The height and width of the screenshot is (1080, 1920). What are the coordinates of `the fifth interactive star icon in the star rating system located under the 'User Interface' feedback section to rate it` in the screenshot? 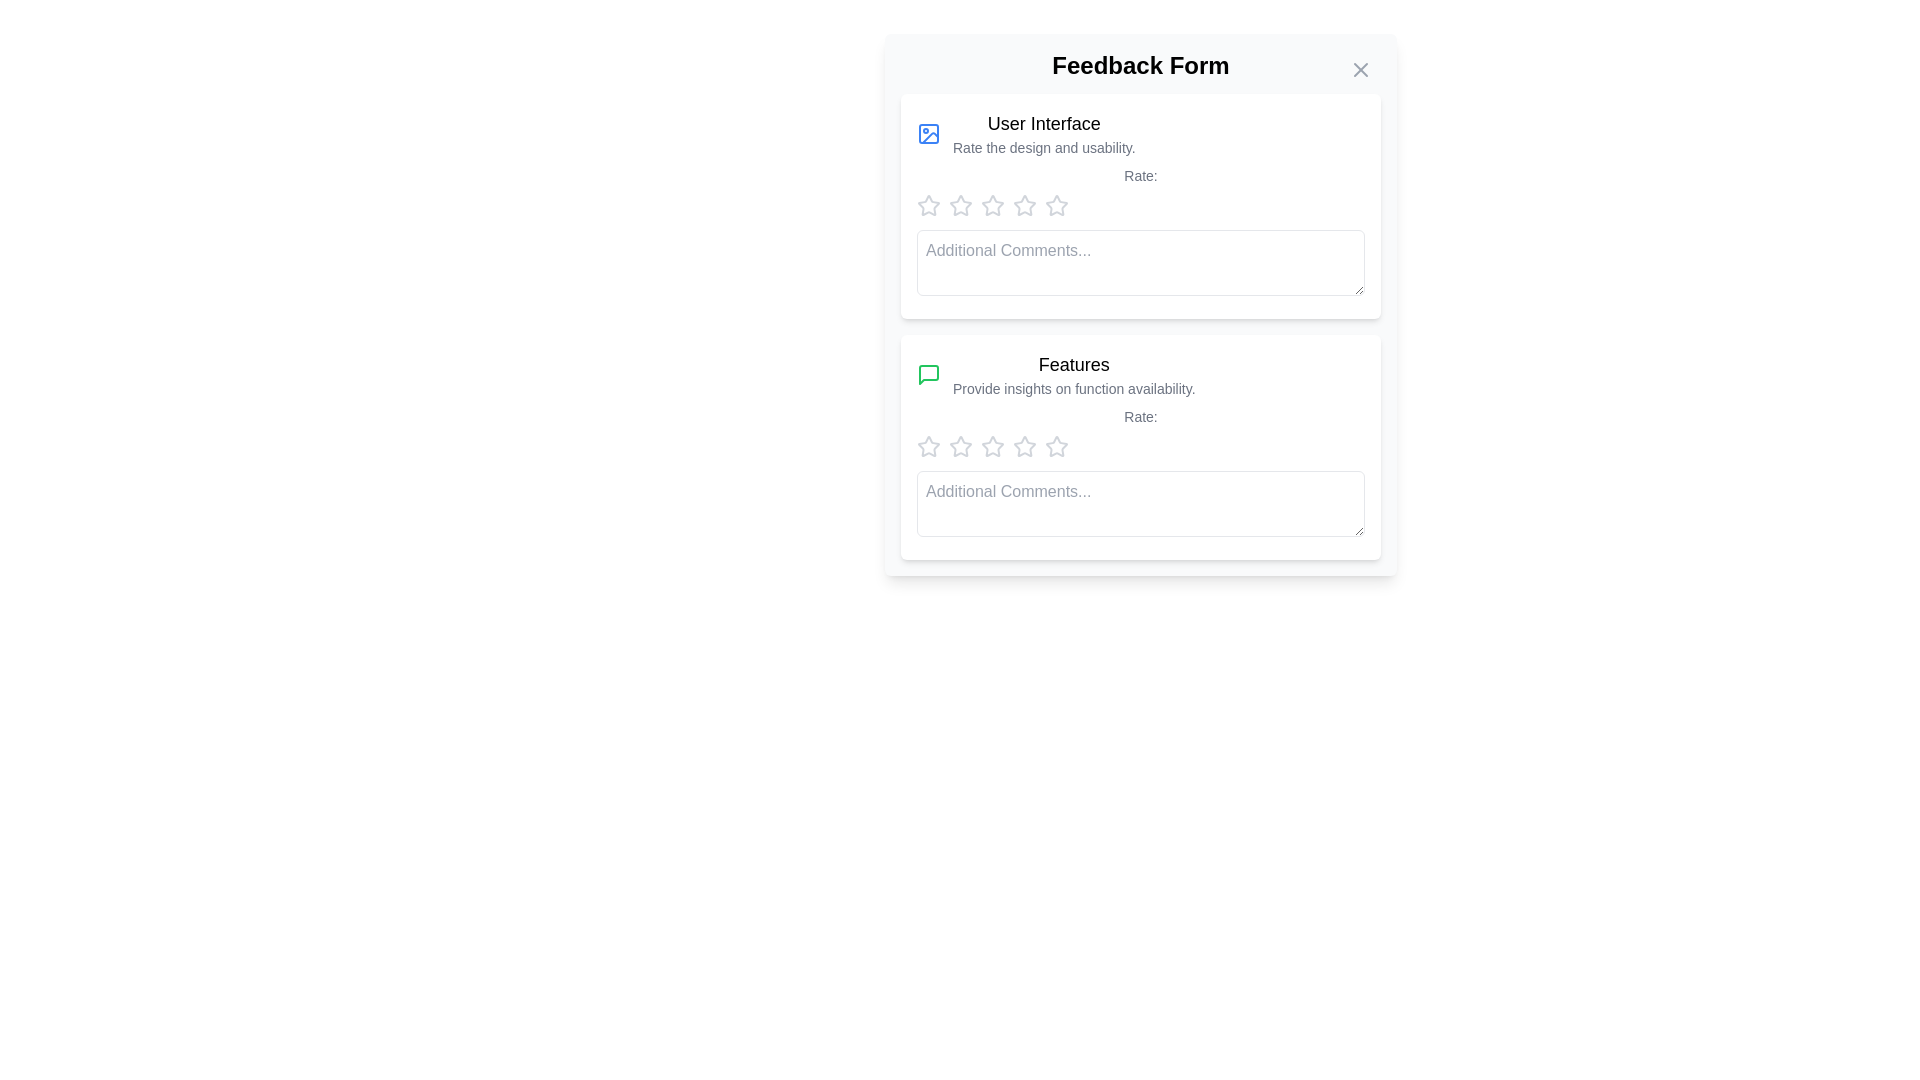 It's located at (1025, 205).